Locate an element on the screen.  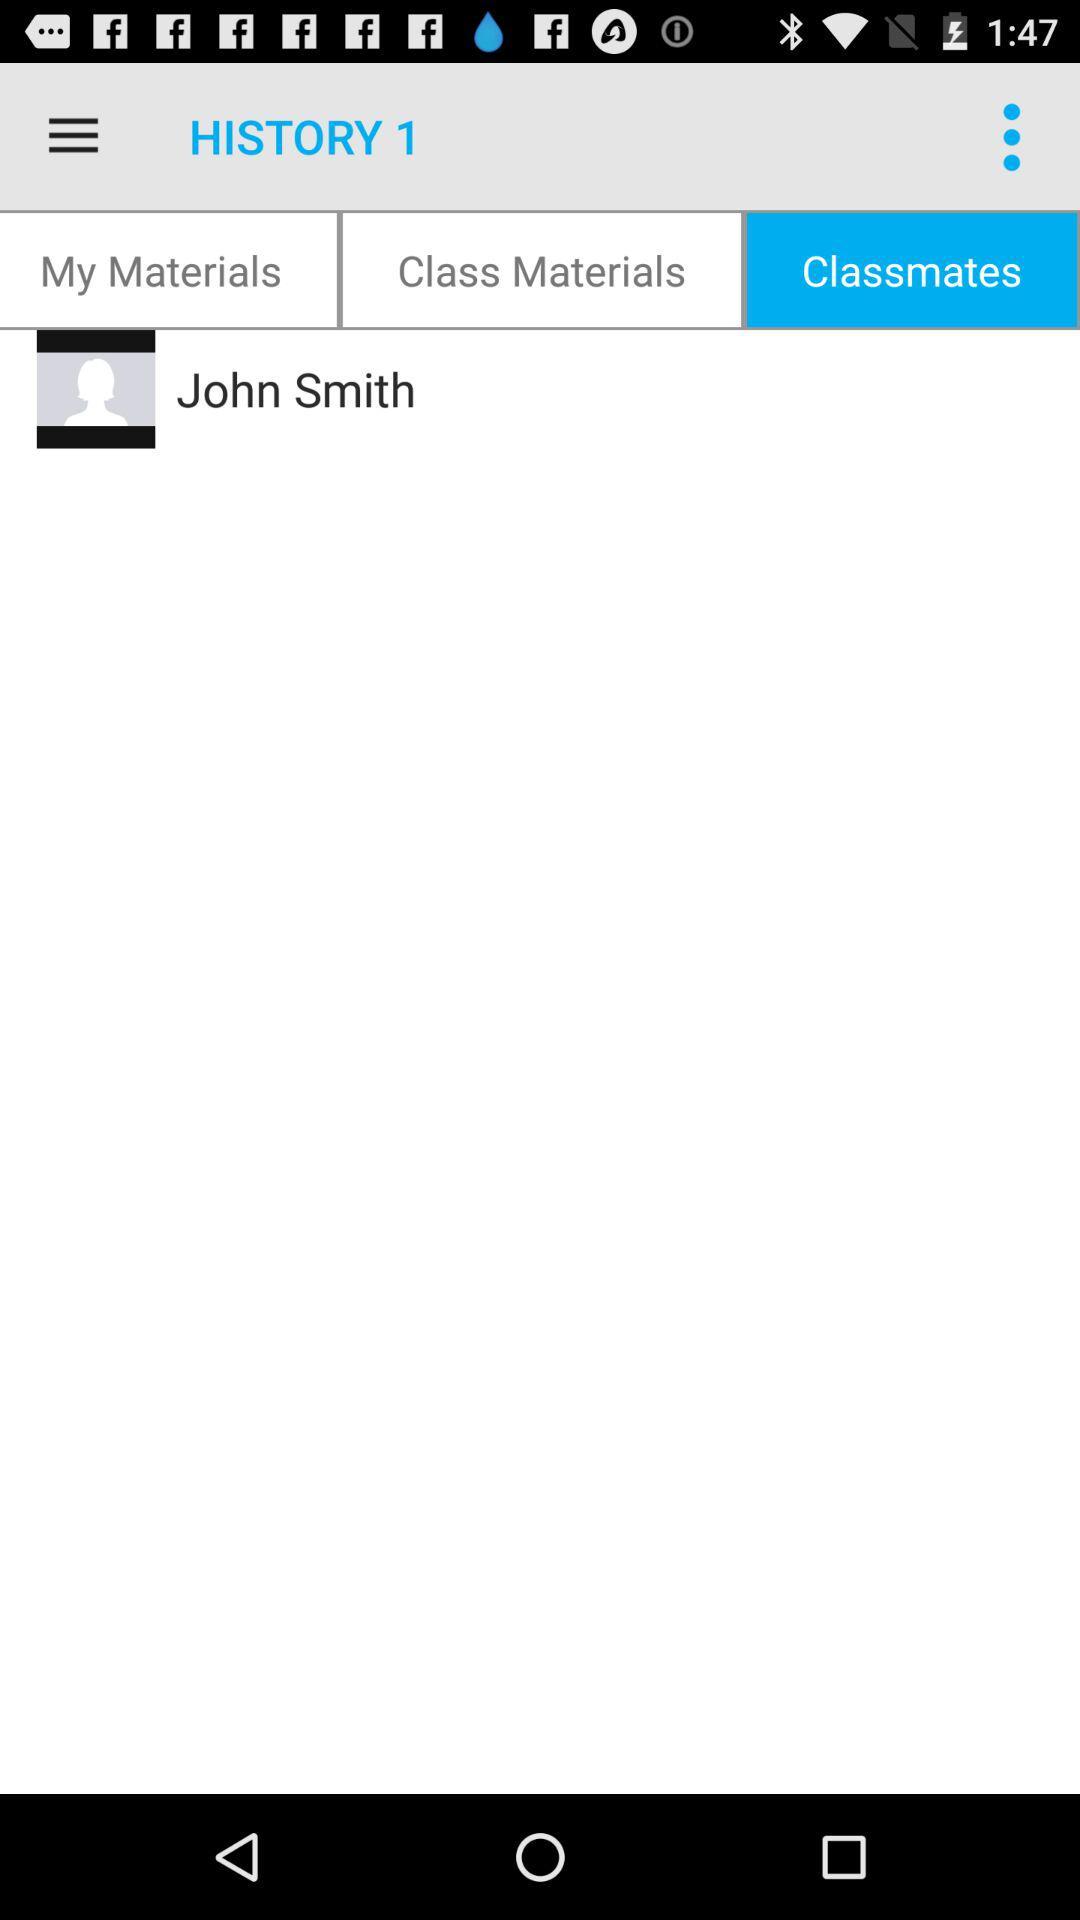
the icon to the right of the class materials icon is located at coordinates (1017, 135).